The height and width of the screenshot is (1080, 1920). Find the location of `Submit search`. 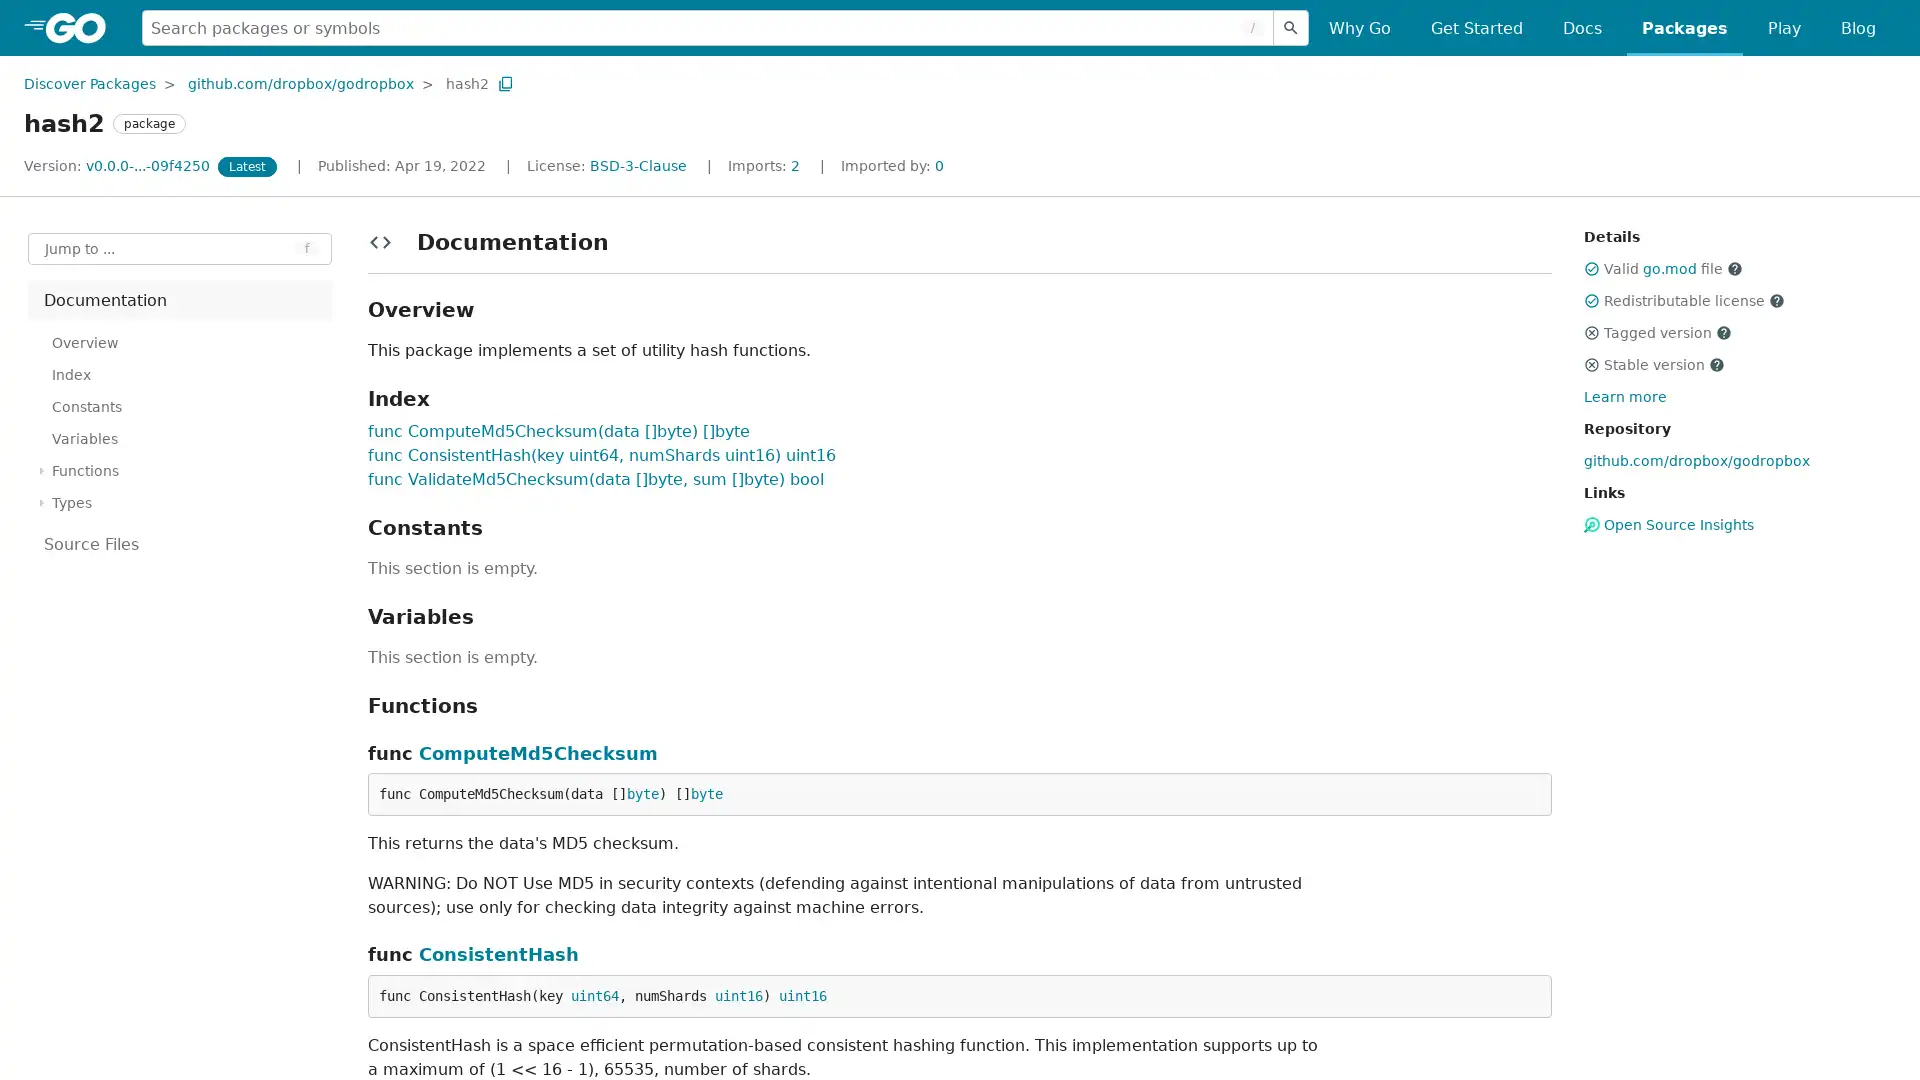

Submit search is located at coordinates (1291, 27).